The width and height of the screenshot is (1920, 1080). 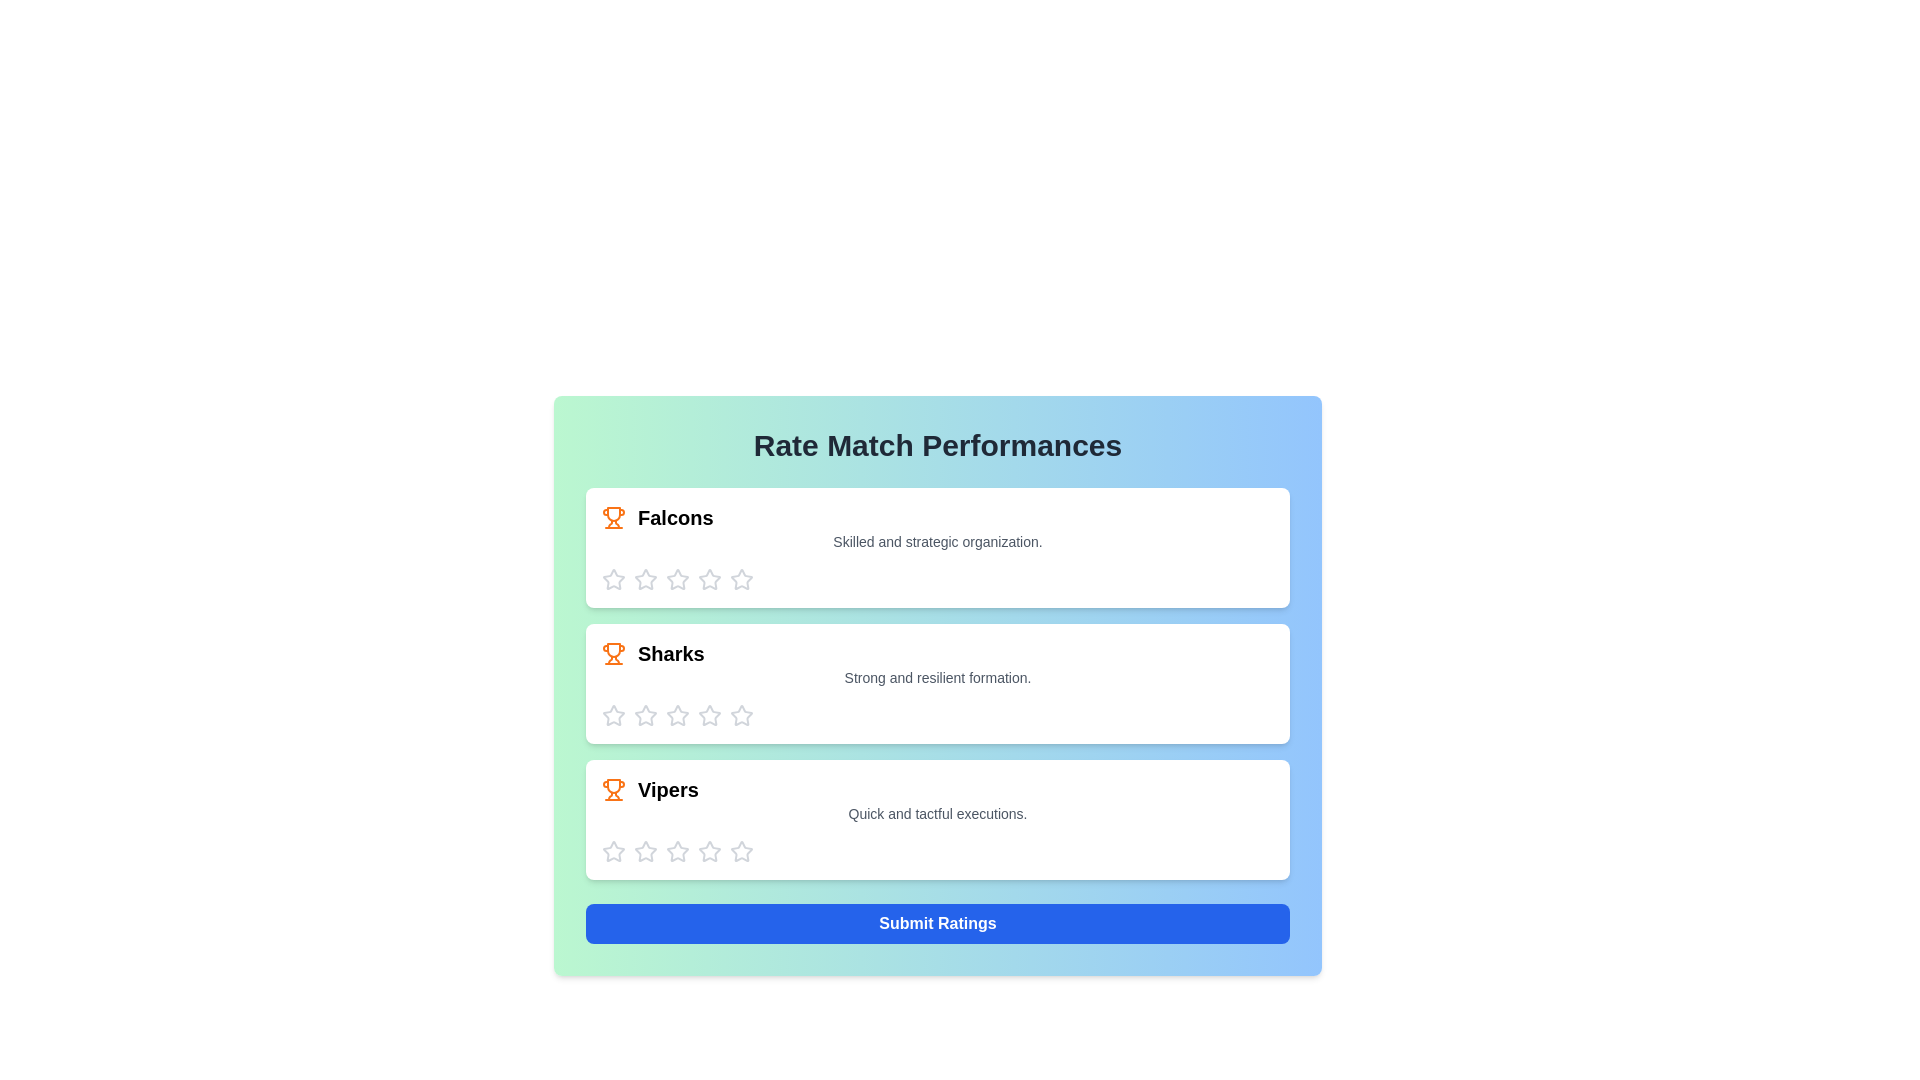 I want to click on the Vipers team's 1 star to set the rating, so click(x=613, y=852).